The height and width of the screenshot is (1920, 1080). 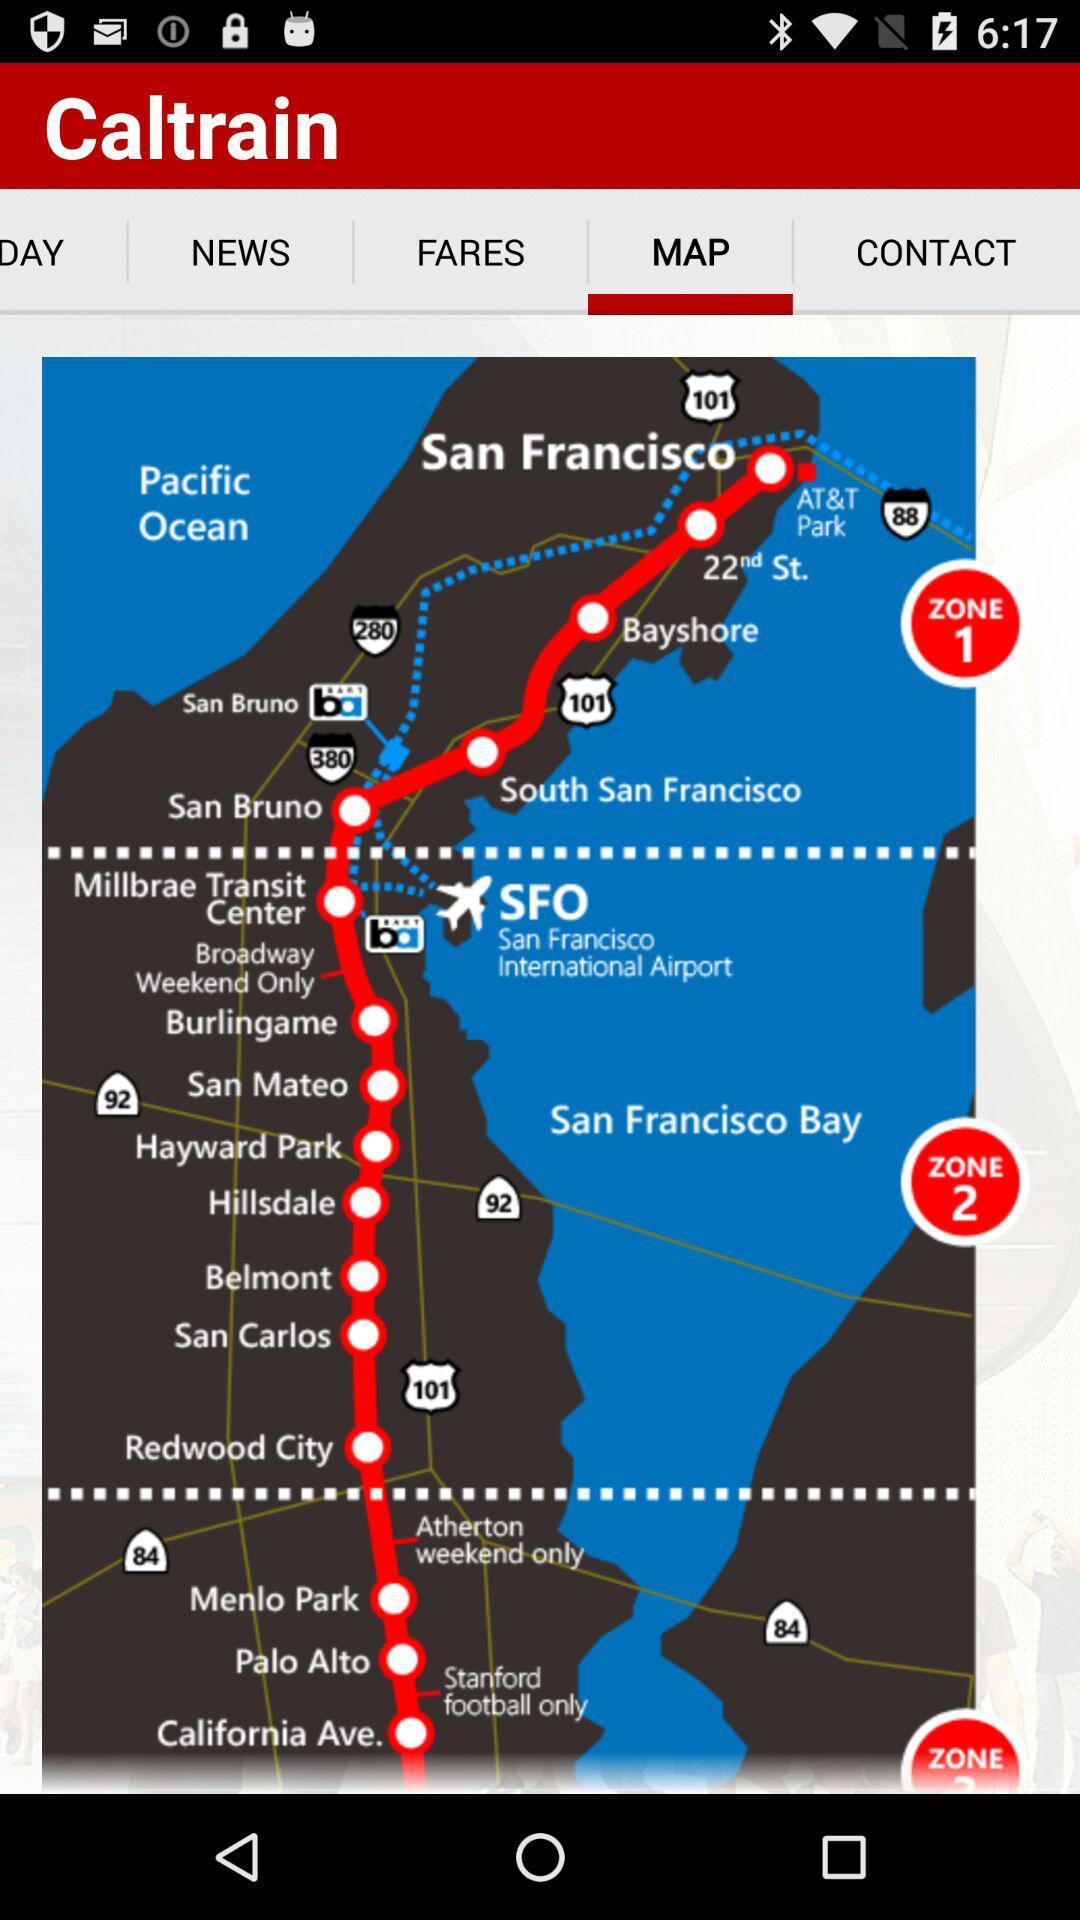 What do you see at coordinates (936, 251) in the screenshot?
I see `the app next to map` at bounding box center [936, 251].